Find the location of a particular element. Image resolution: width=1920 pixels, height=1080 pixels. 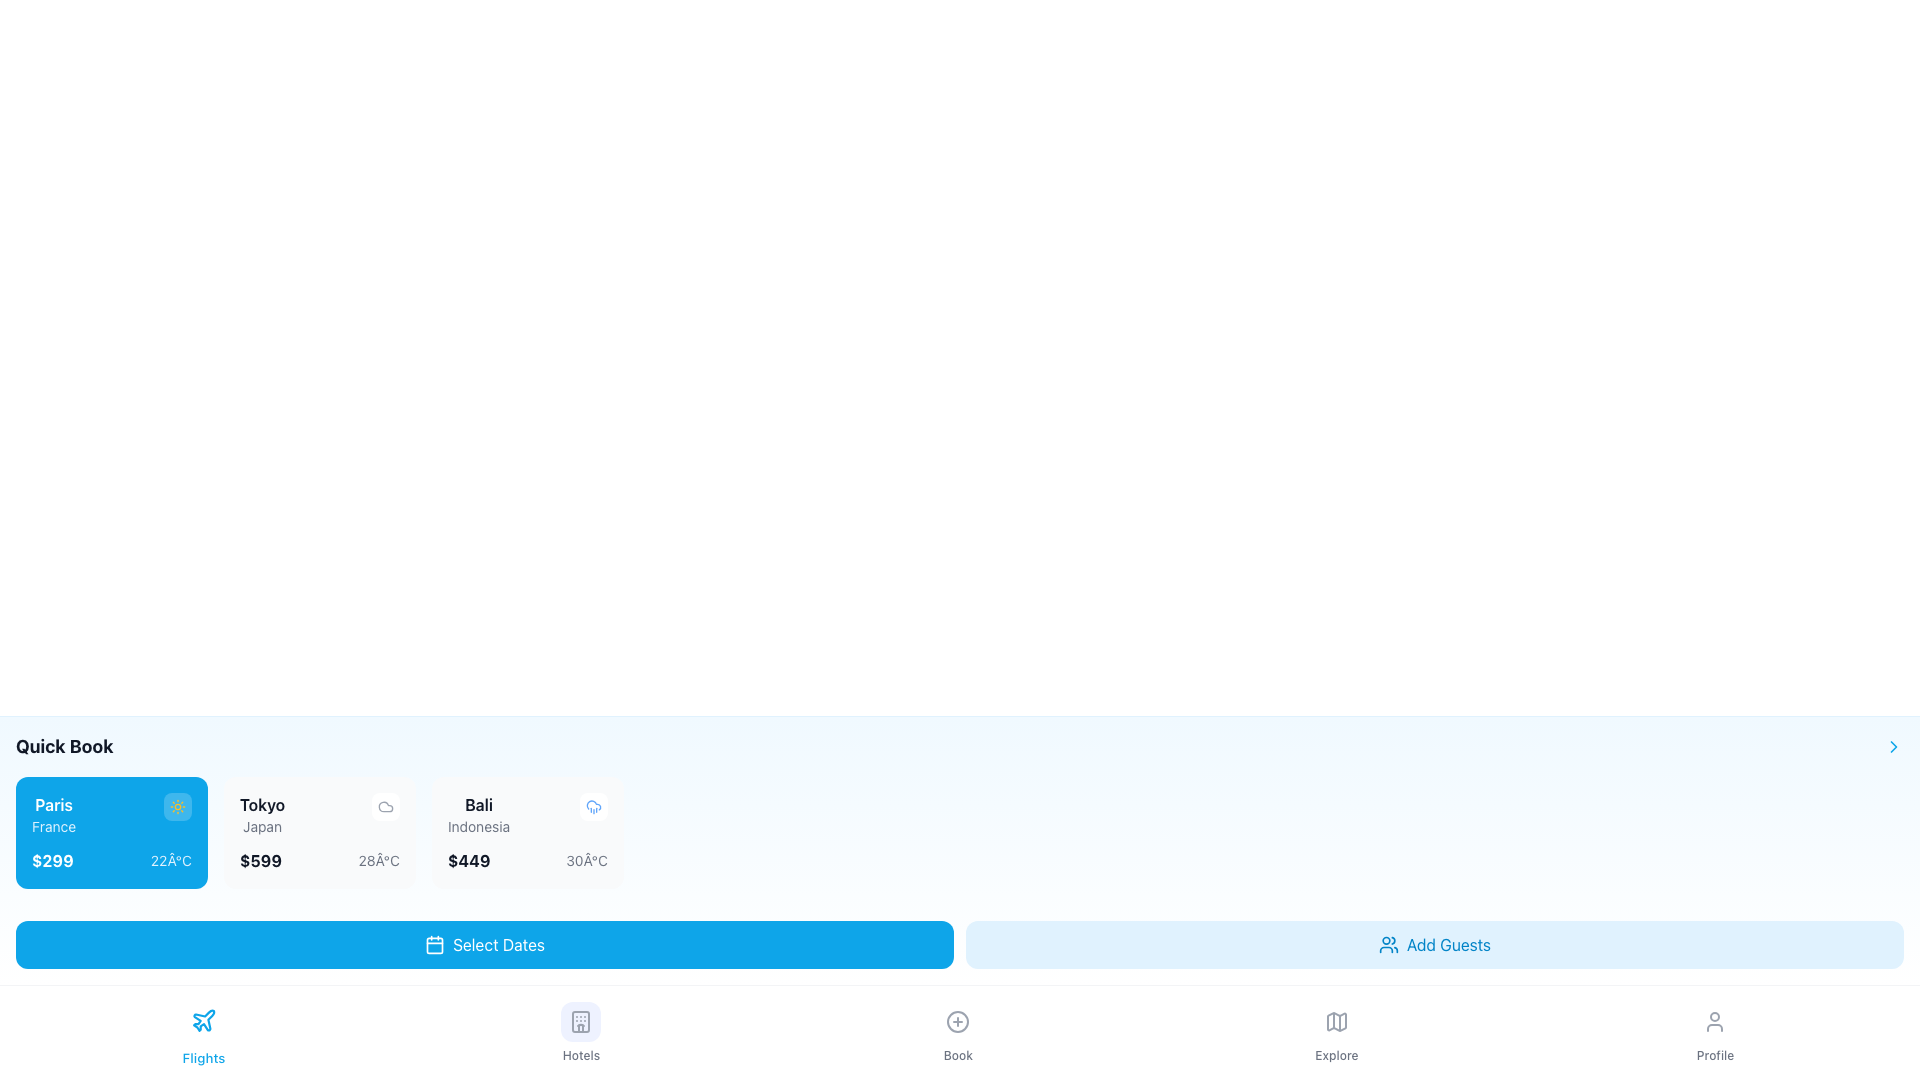

the calendar icon located to the left of the 'Select Dates' button in the navigation bar is located at coordinates (434, 945).